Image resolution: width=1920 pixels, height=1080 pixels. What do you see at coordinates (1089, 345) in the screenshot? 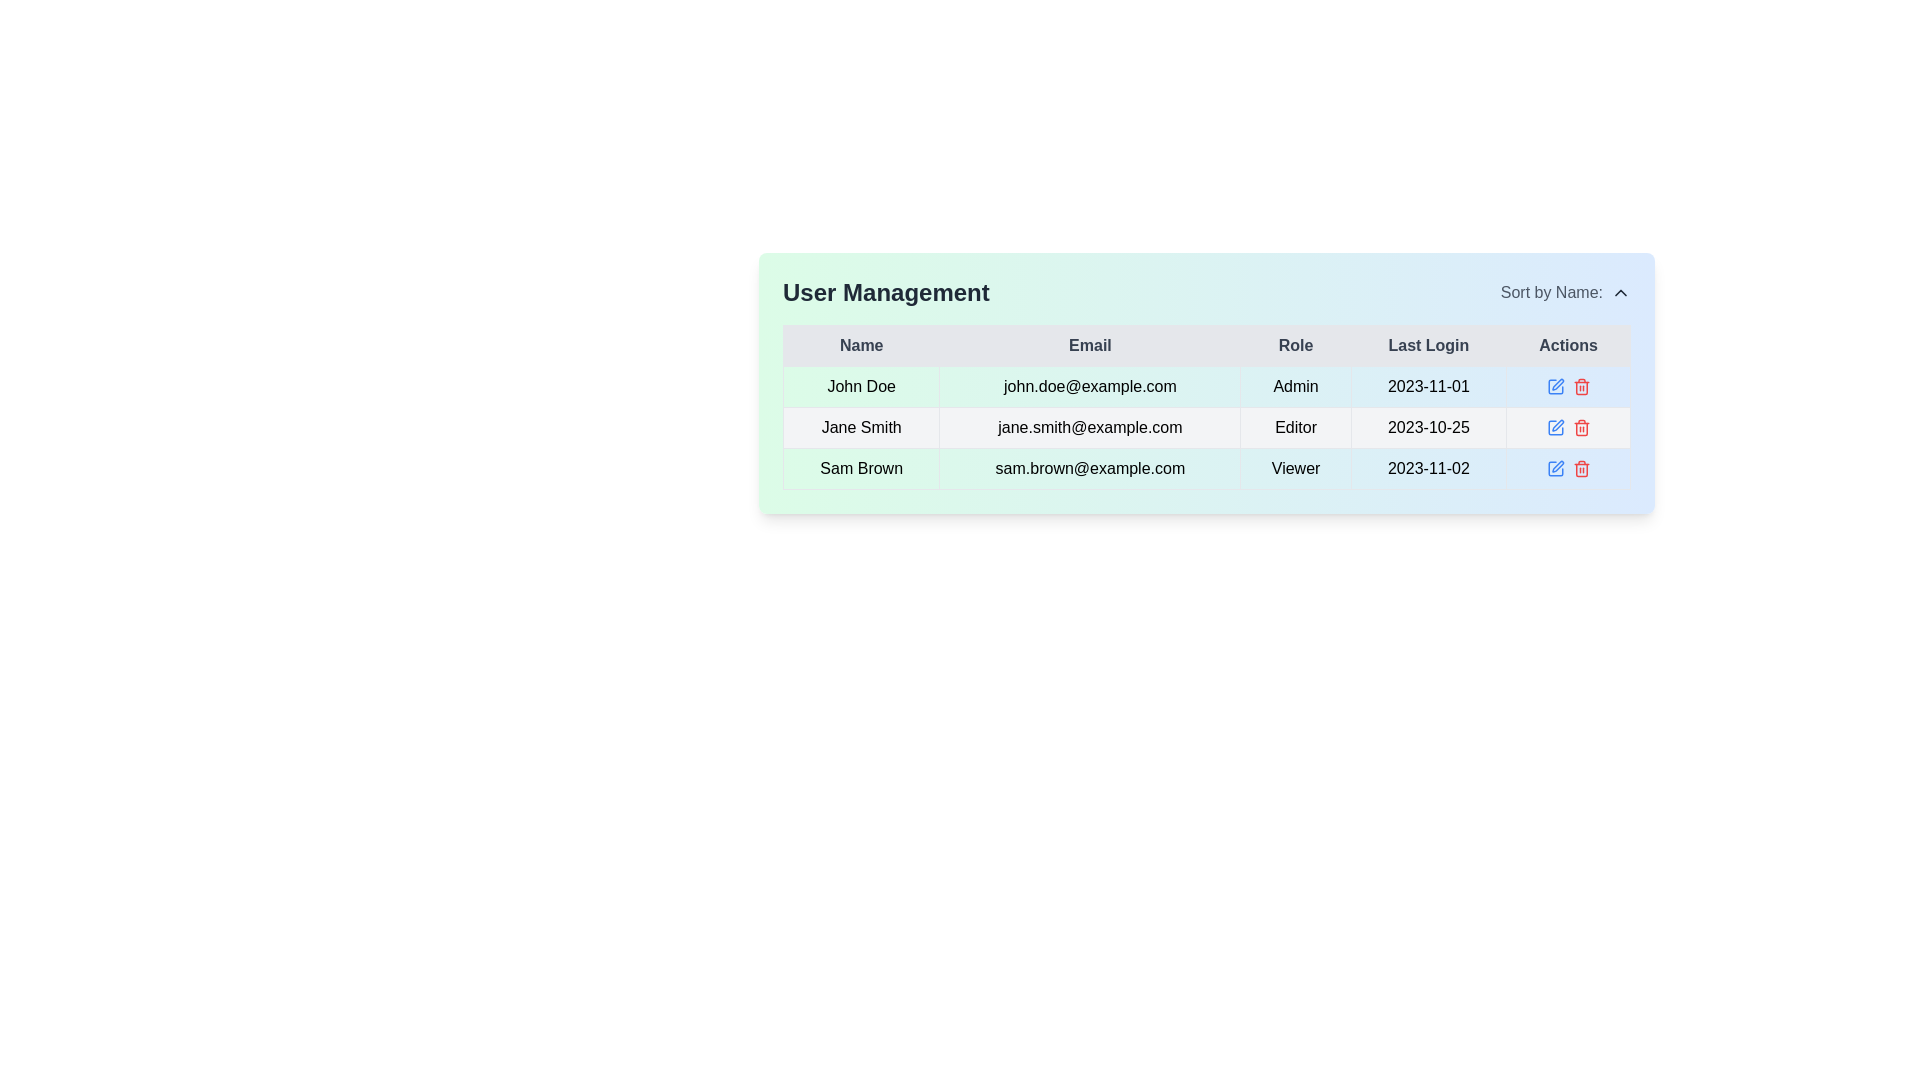
I see `the static text label in the second header cell of the table, which represents email data and is located between the 'Name' and 'Role' columns` at bounding box center [1089, 345].